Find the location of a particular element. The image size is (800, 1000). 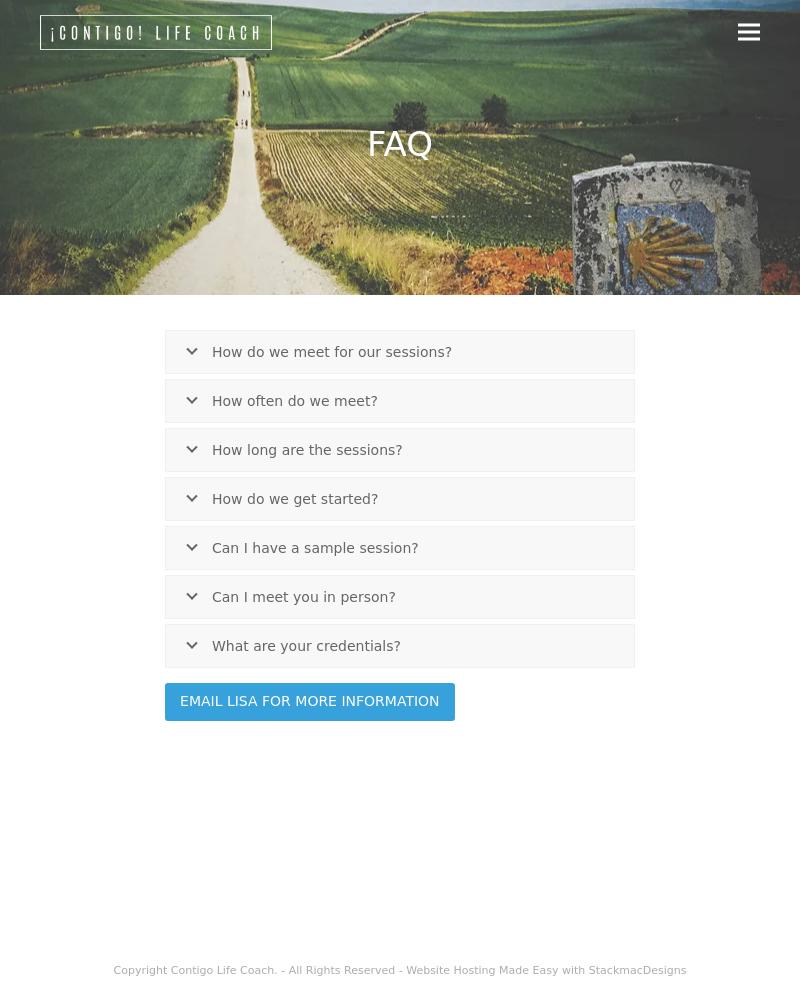

'How do we meet for our sessions?' is located at coordinates (331, 350).